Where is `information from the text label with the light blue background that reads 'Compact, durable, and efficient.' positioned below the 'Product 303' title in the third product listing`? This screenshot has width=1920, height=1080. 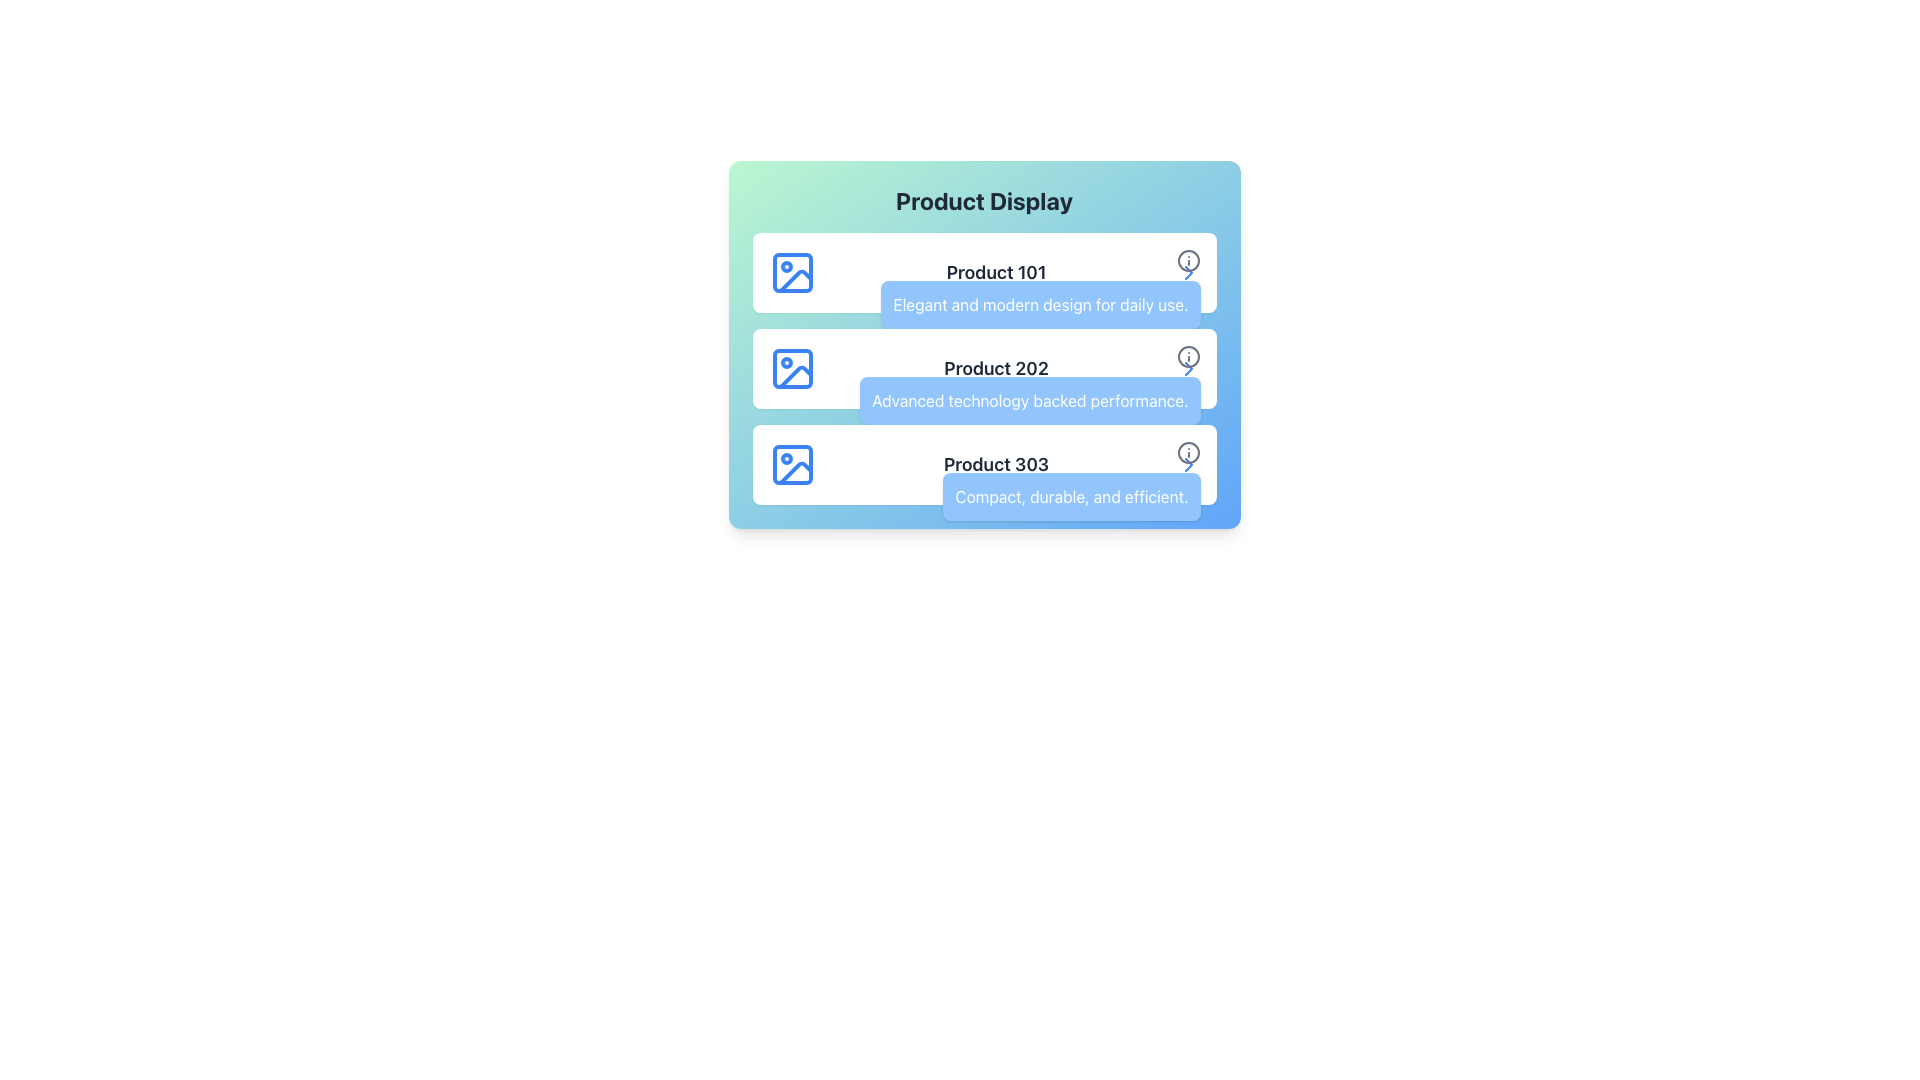
information from the text label with the light blue background that reads 'Compact, durable, and efficient.' positioned below the 'Product 303' title in the third product listing is located at coordinates (1070, 496).